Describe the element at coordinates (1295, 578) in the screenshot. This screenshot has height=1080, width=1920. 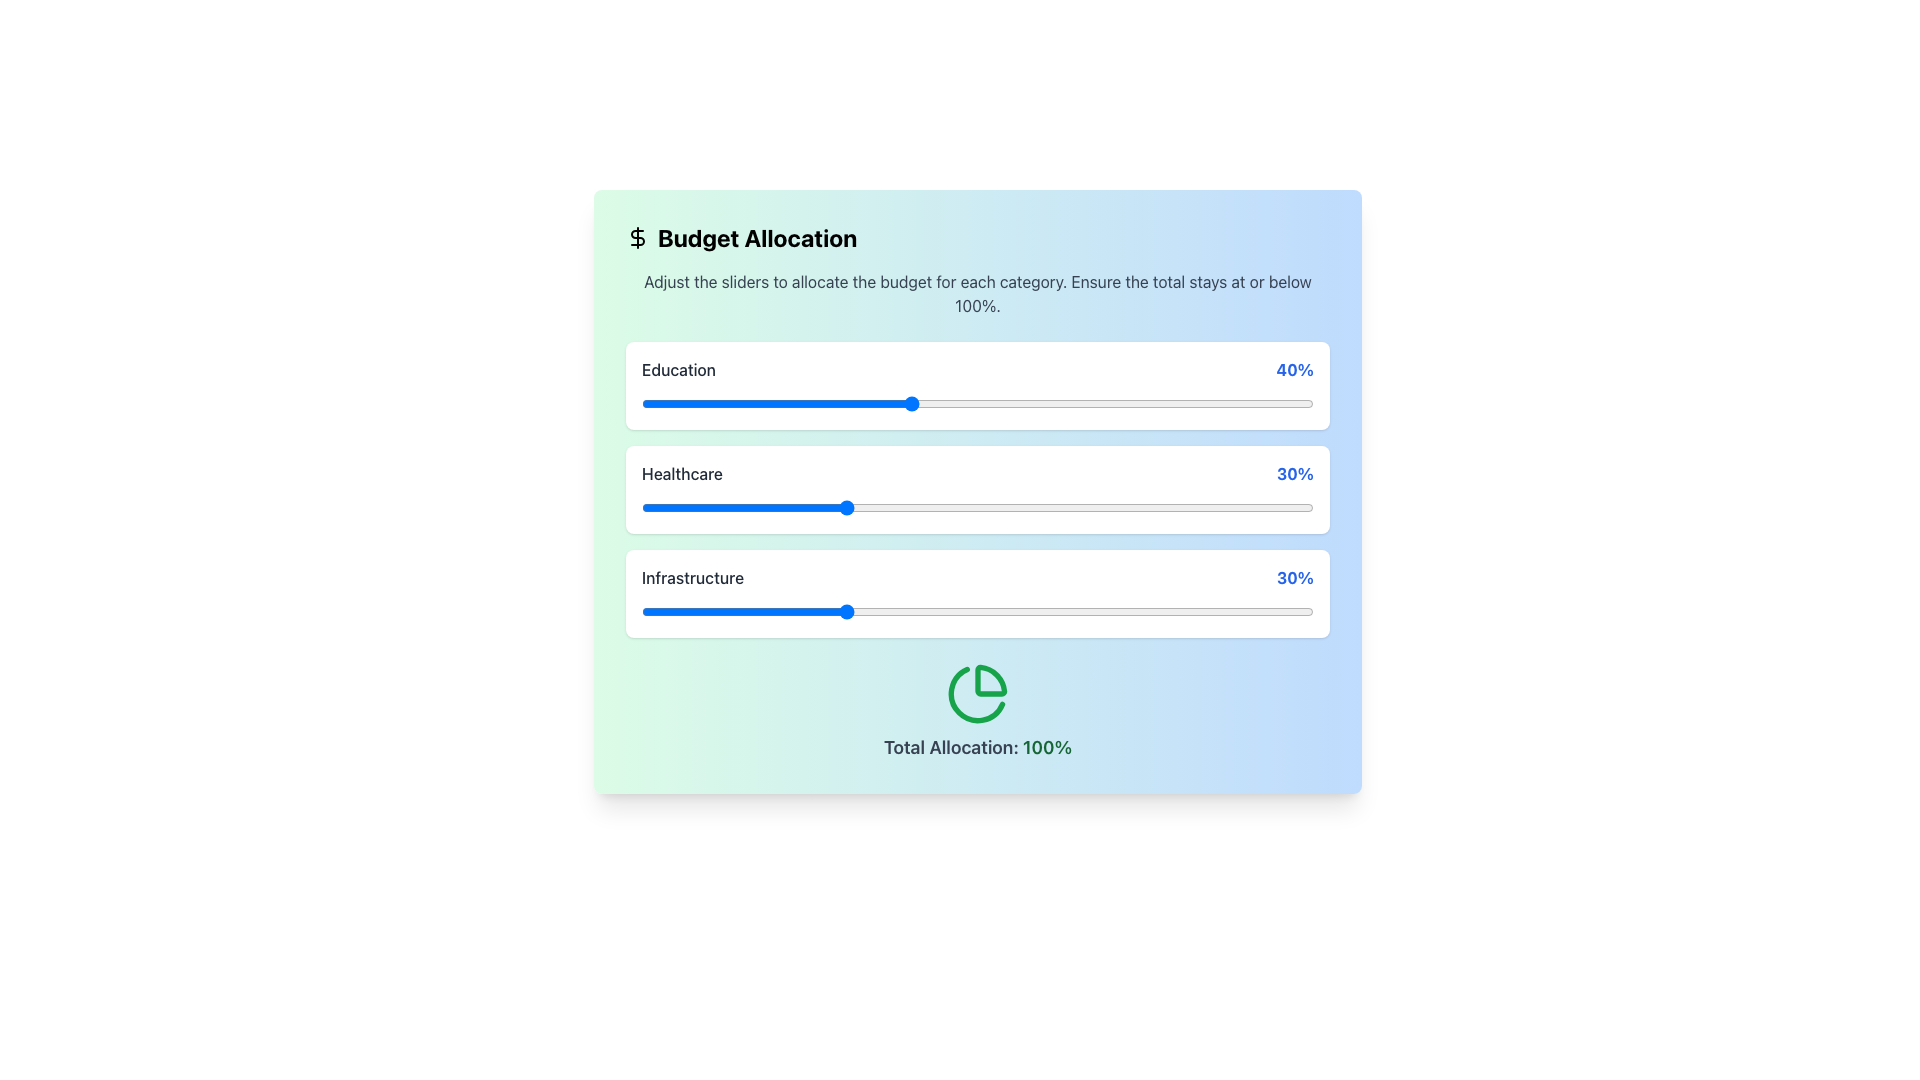
I see `text content of the bold blue-colored label displaying '30%' located at the far-right edge of the 'Infrastructure' row` at that location.